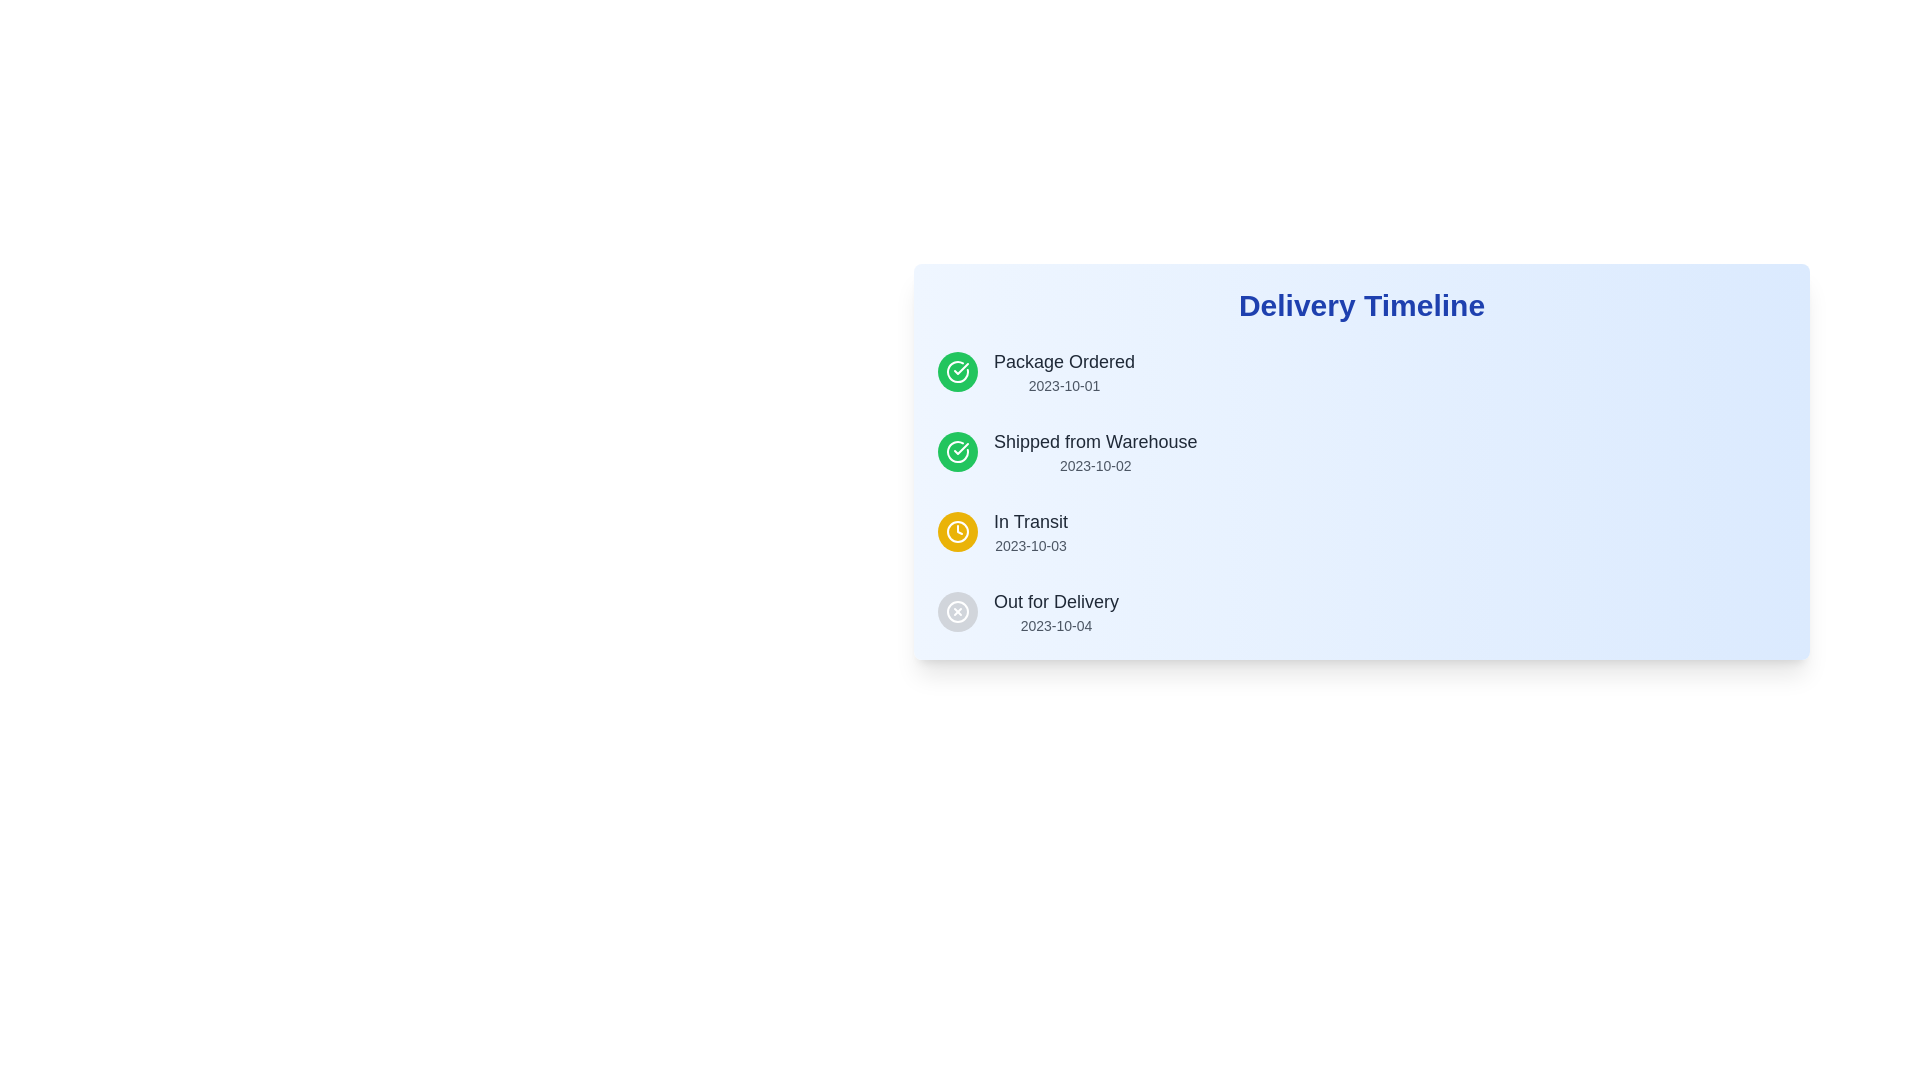 The width and height of the screenshot is (1920, 1080). I want to click on information displayed in the text block labeled 'Shipped from Warehouse' which includes the date '2023-10-02', so click(1094, 451).